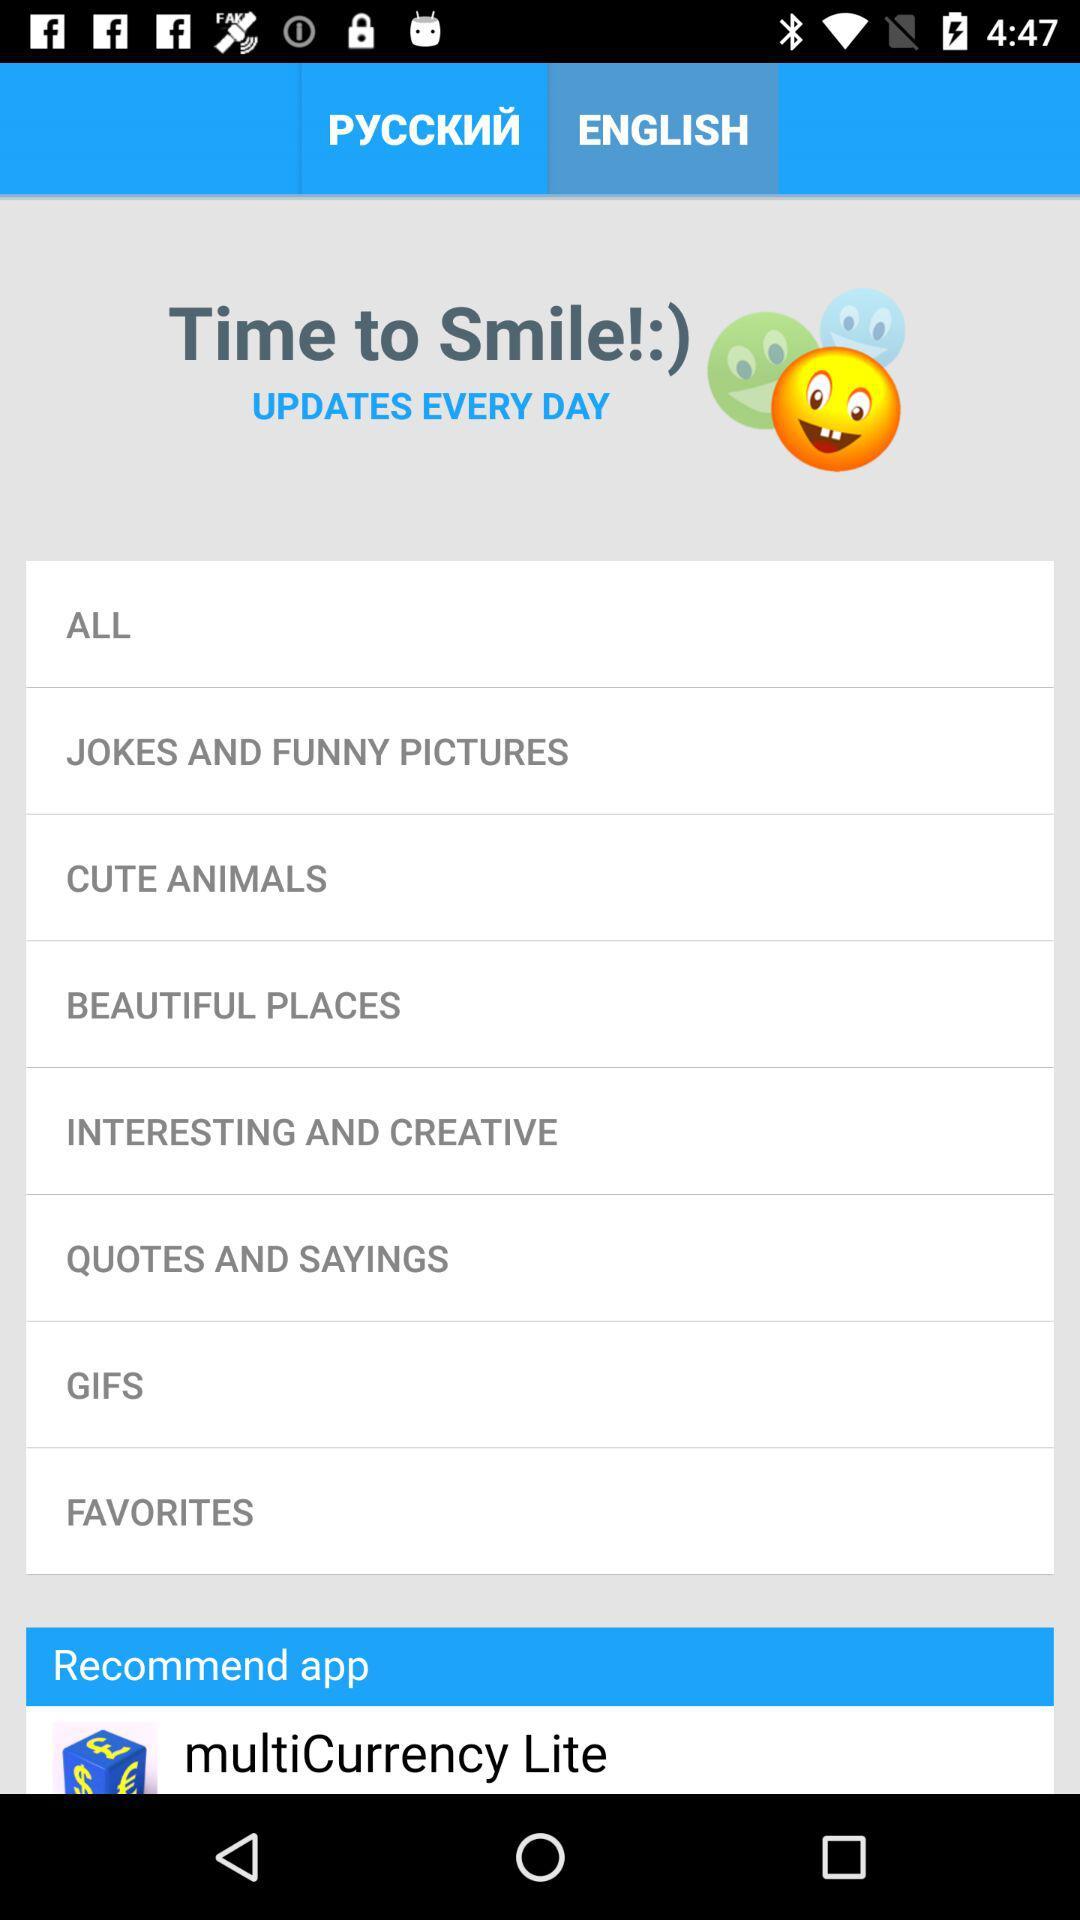 The image size is (1080, 1920). What do you see at coordinates (540, 1511) in the screenshot?
I see `the favorites` at bounding box center [540, 1511].